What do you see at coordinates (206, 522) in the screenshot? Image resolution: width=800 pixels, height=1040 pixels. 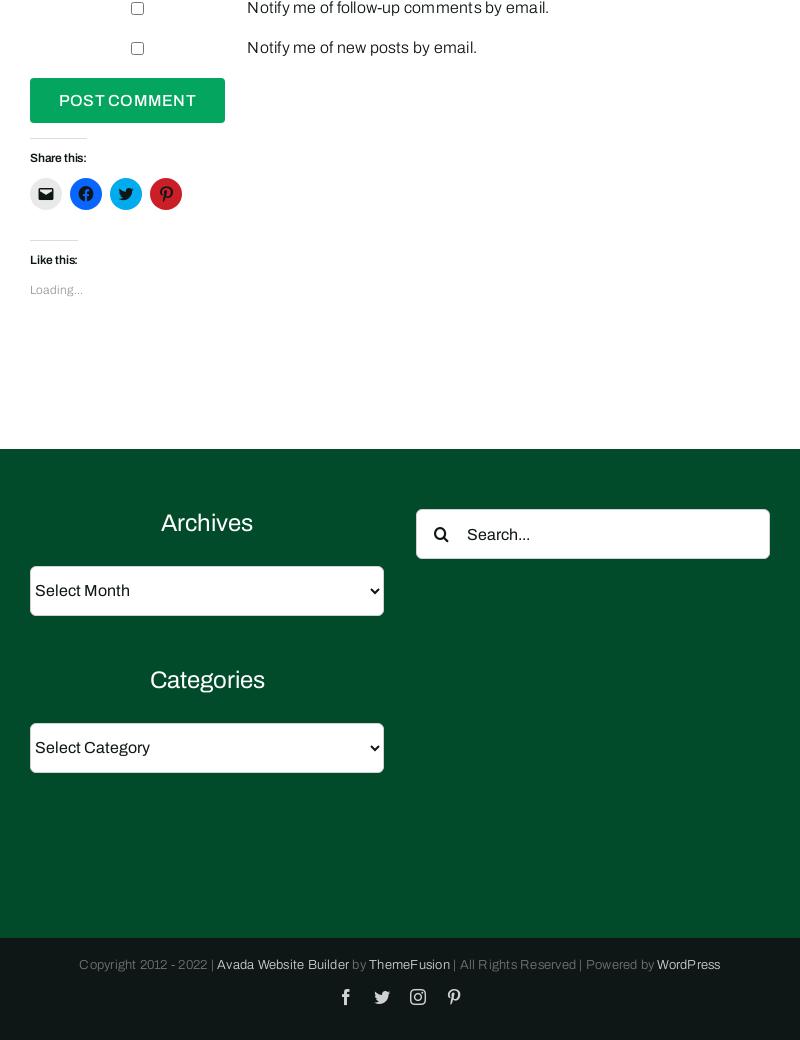 I see `'Archives'` at bounding box center [206, 522].